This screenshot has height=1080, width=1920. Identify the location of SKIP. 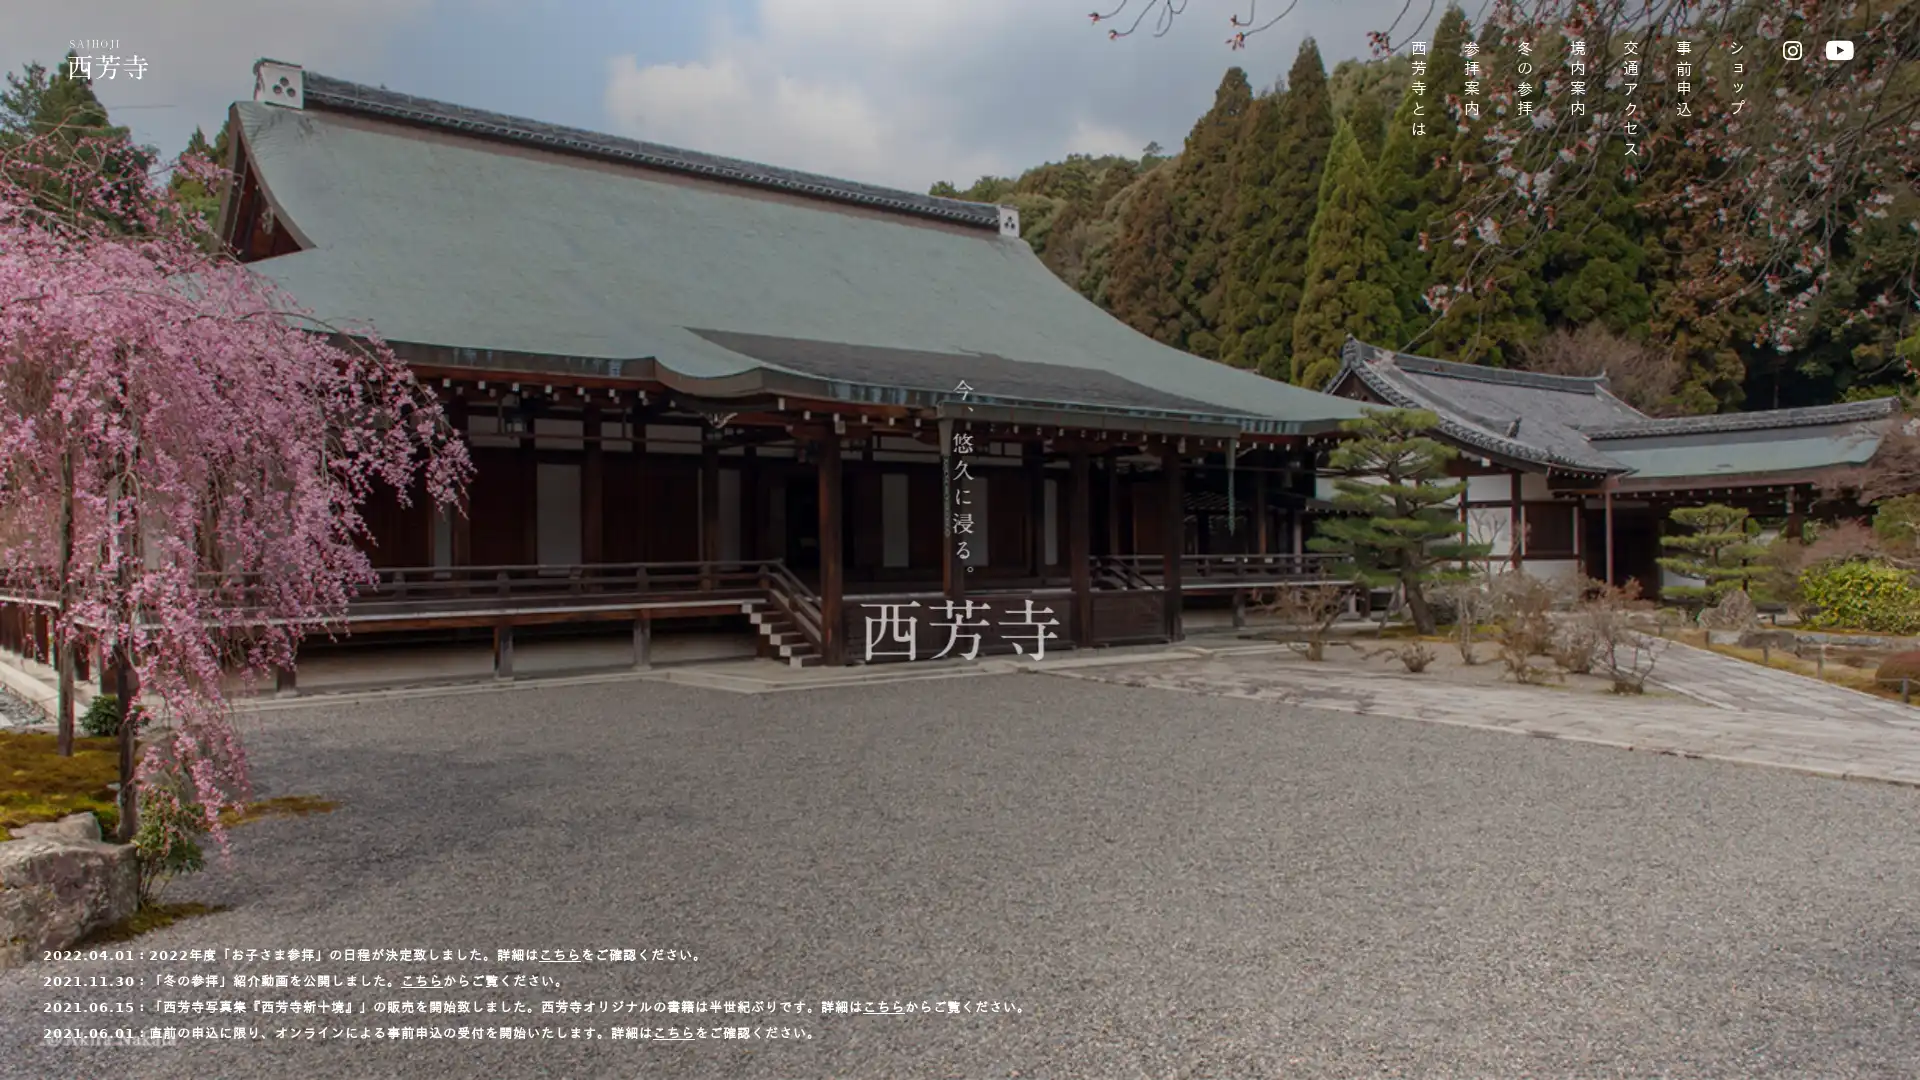
(958, 616).